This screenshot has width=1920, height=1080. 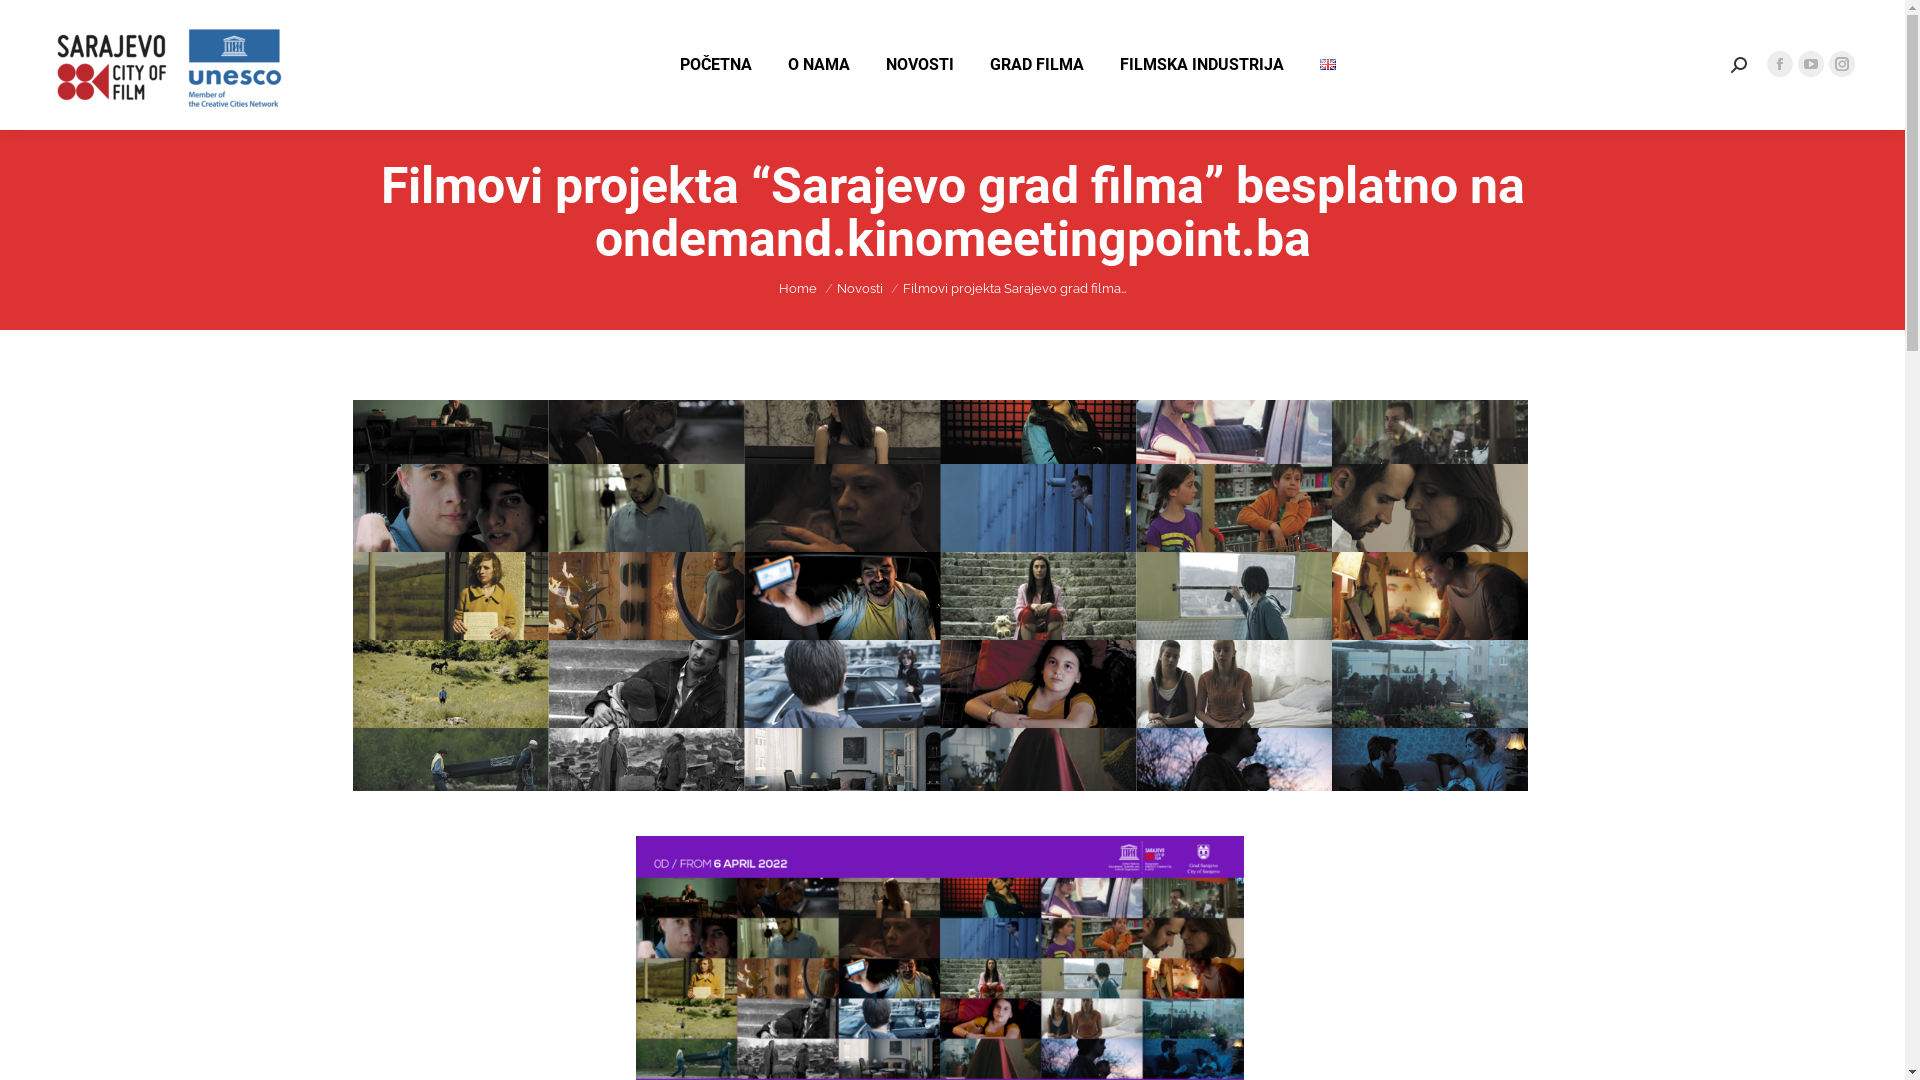 I want to click on 'NOVOSTI', so click(x=919, y=64).